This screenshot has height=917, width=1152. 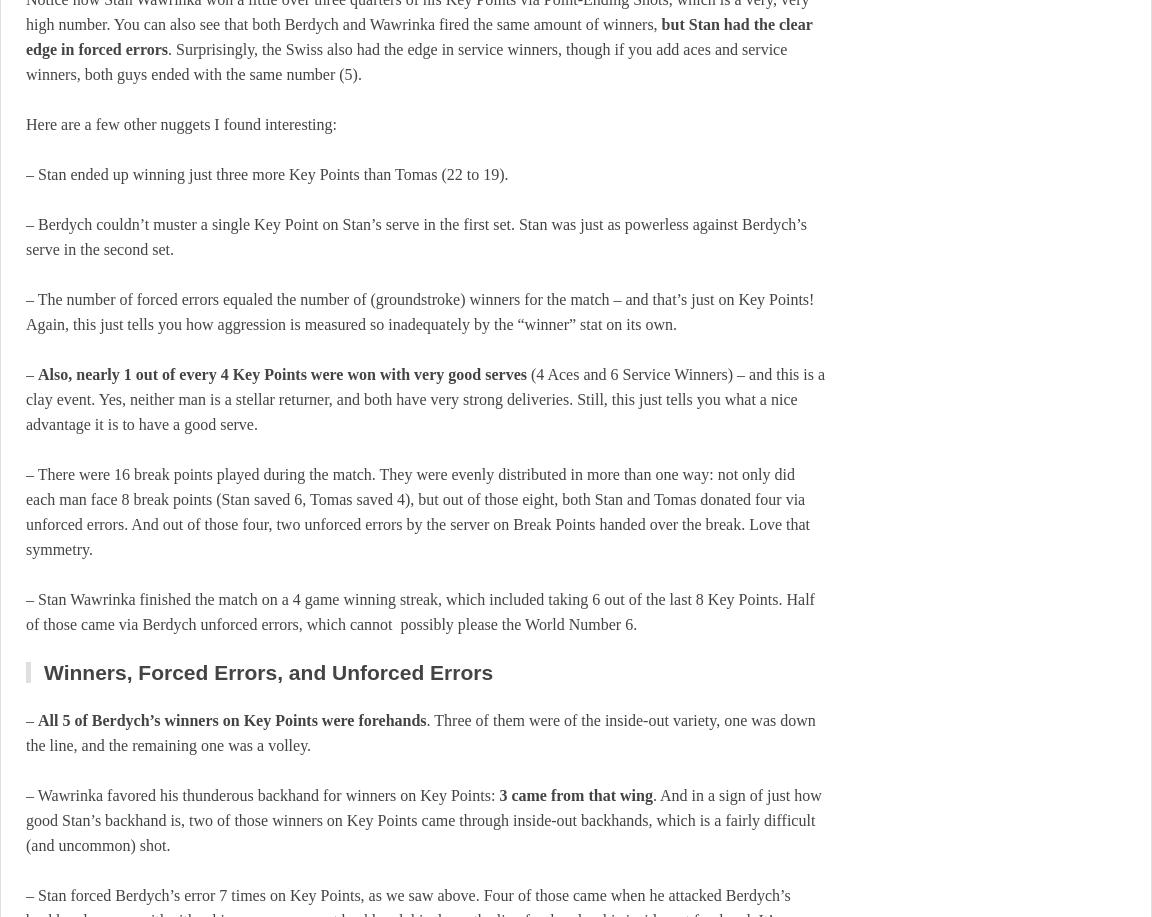 I want to click on '– Stan Wawrinka finished the match on a 4 game winning streak, which included taking 6 out of the last 8 Key Points. Half of those came via Berdych unforced errors, which cannot  possibly please the World Number 6.', so click(x=25, y=611).